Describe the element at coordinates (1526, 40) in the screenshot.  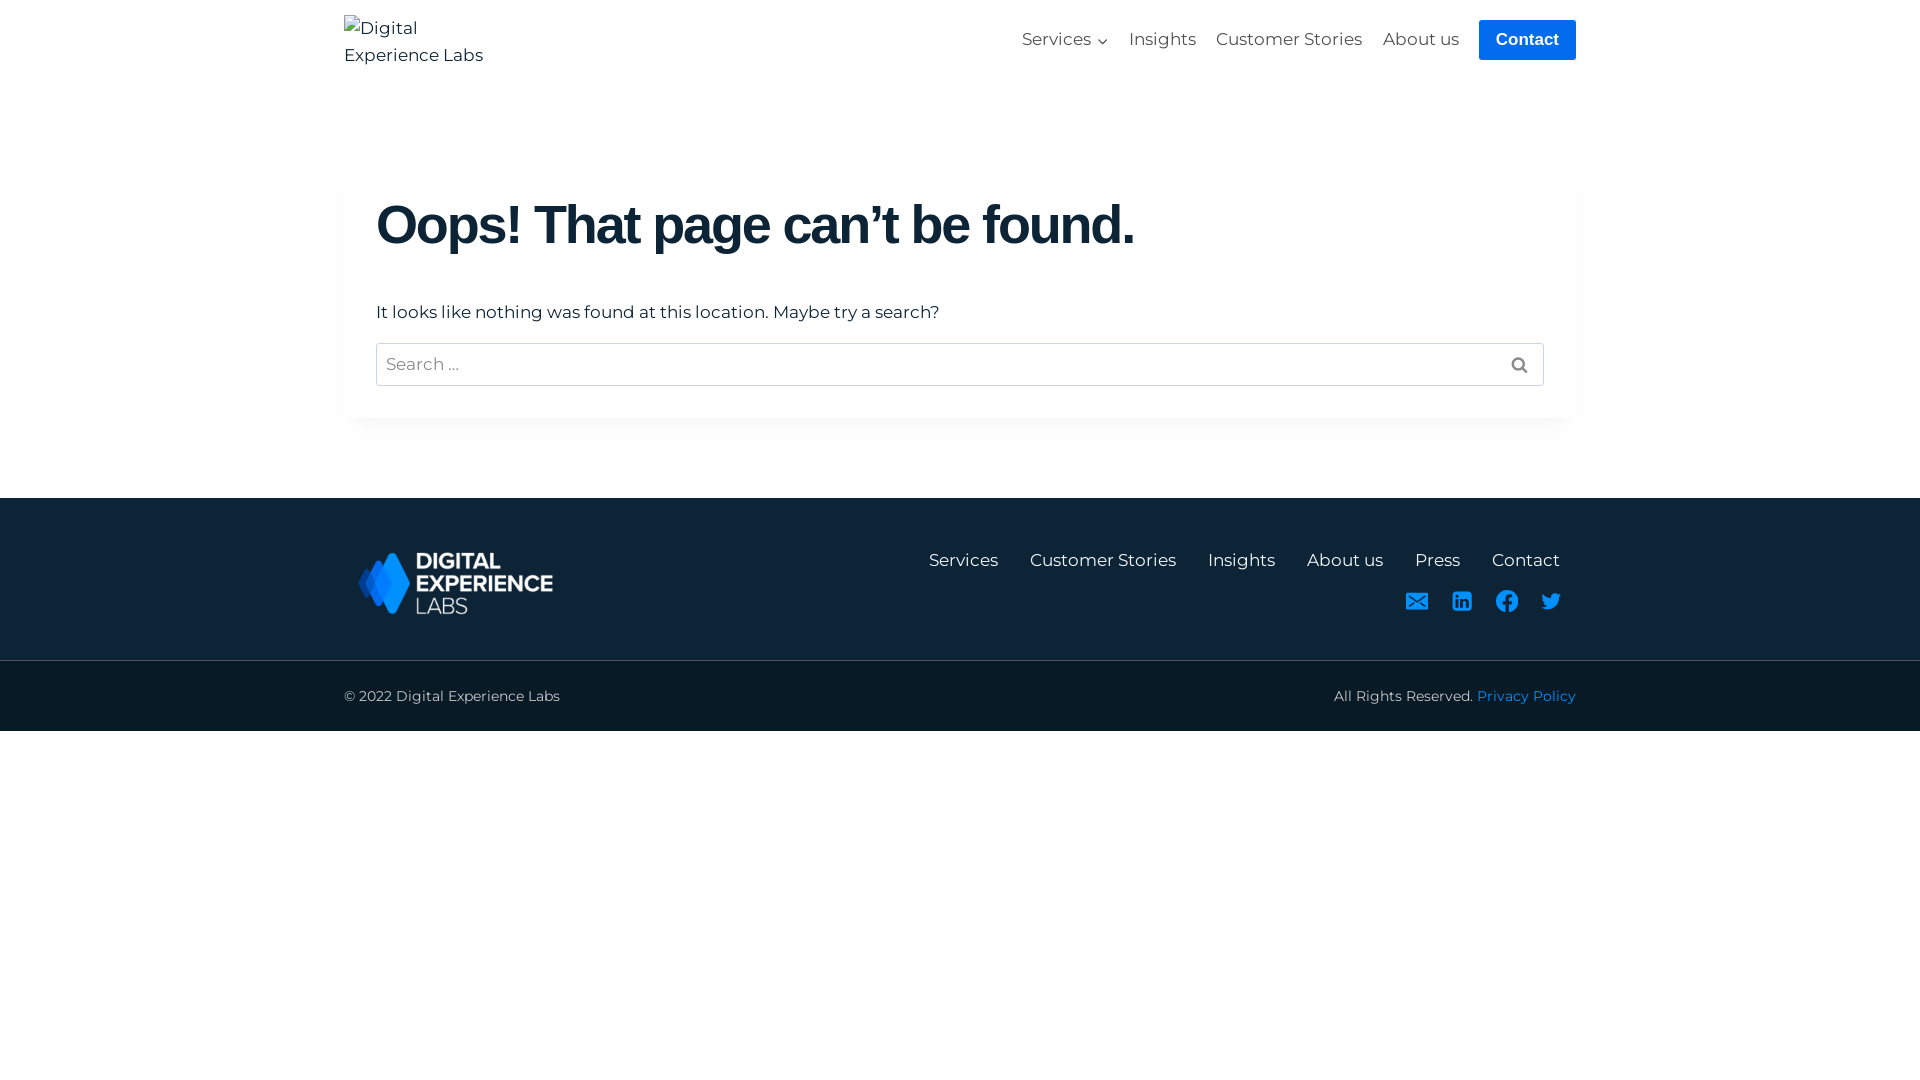
I see `'Contact'` at that location.